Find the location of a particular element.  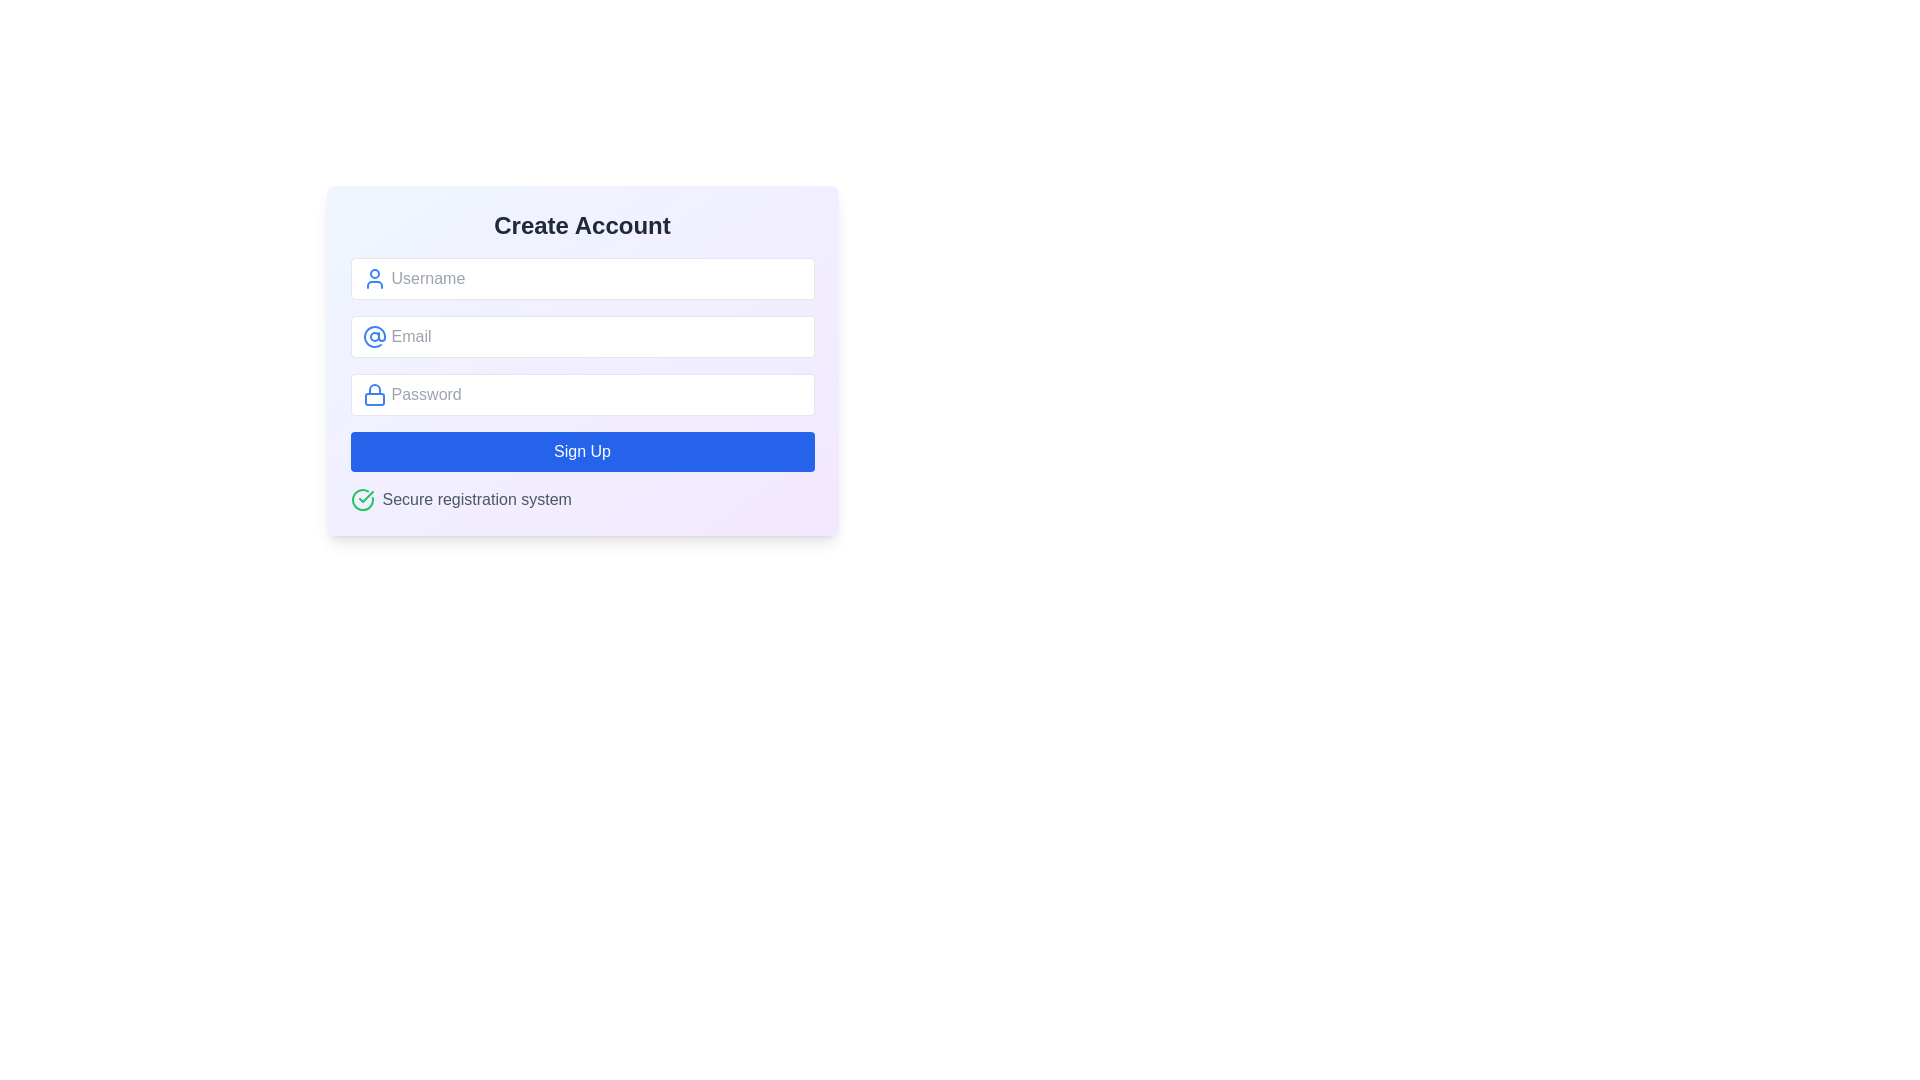

the blue 'at-sign' icon located to the left of the email input field, which is styled with a circular design and a focused blue color is located at coordinates (374, 335).